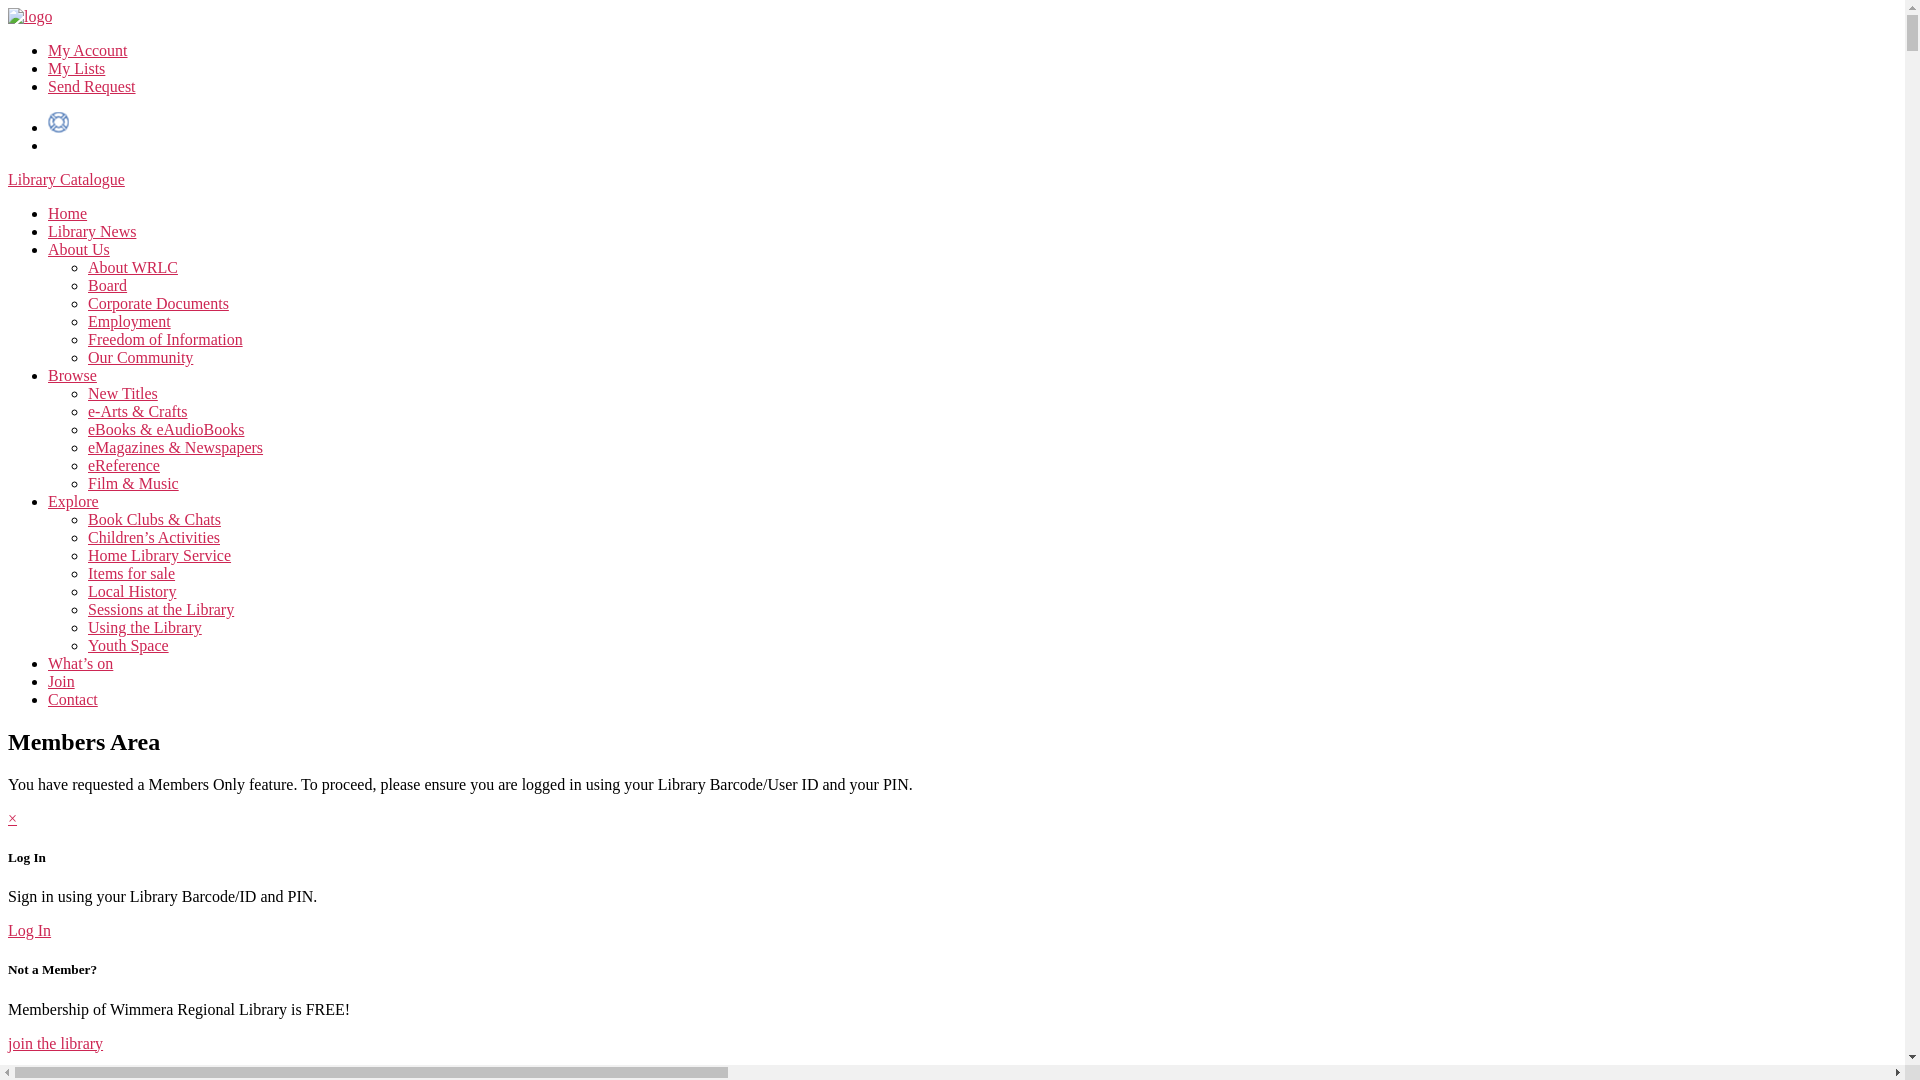 Image resolution: width=1920 pixels, height=1080 pixels. What do you see at coordinates (153, 518) in the screenshot?
I see `'Book Clubs & Chats'` at bounding box center [153, 518].